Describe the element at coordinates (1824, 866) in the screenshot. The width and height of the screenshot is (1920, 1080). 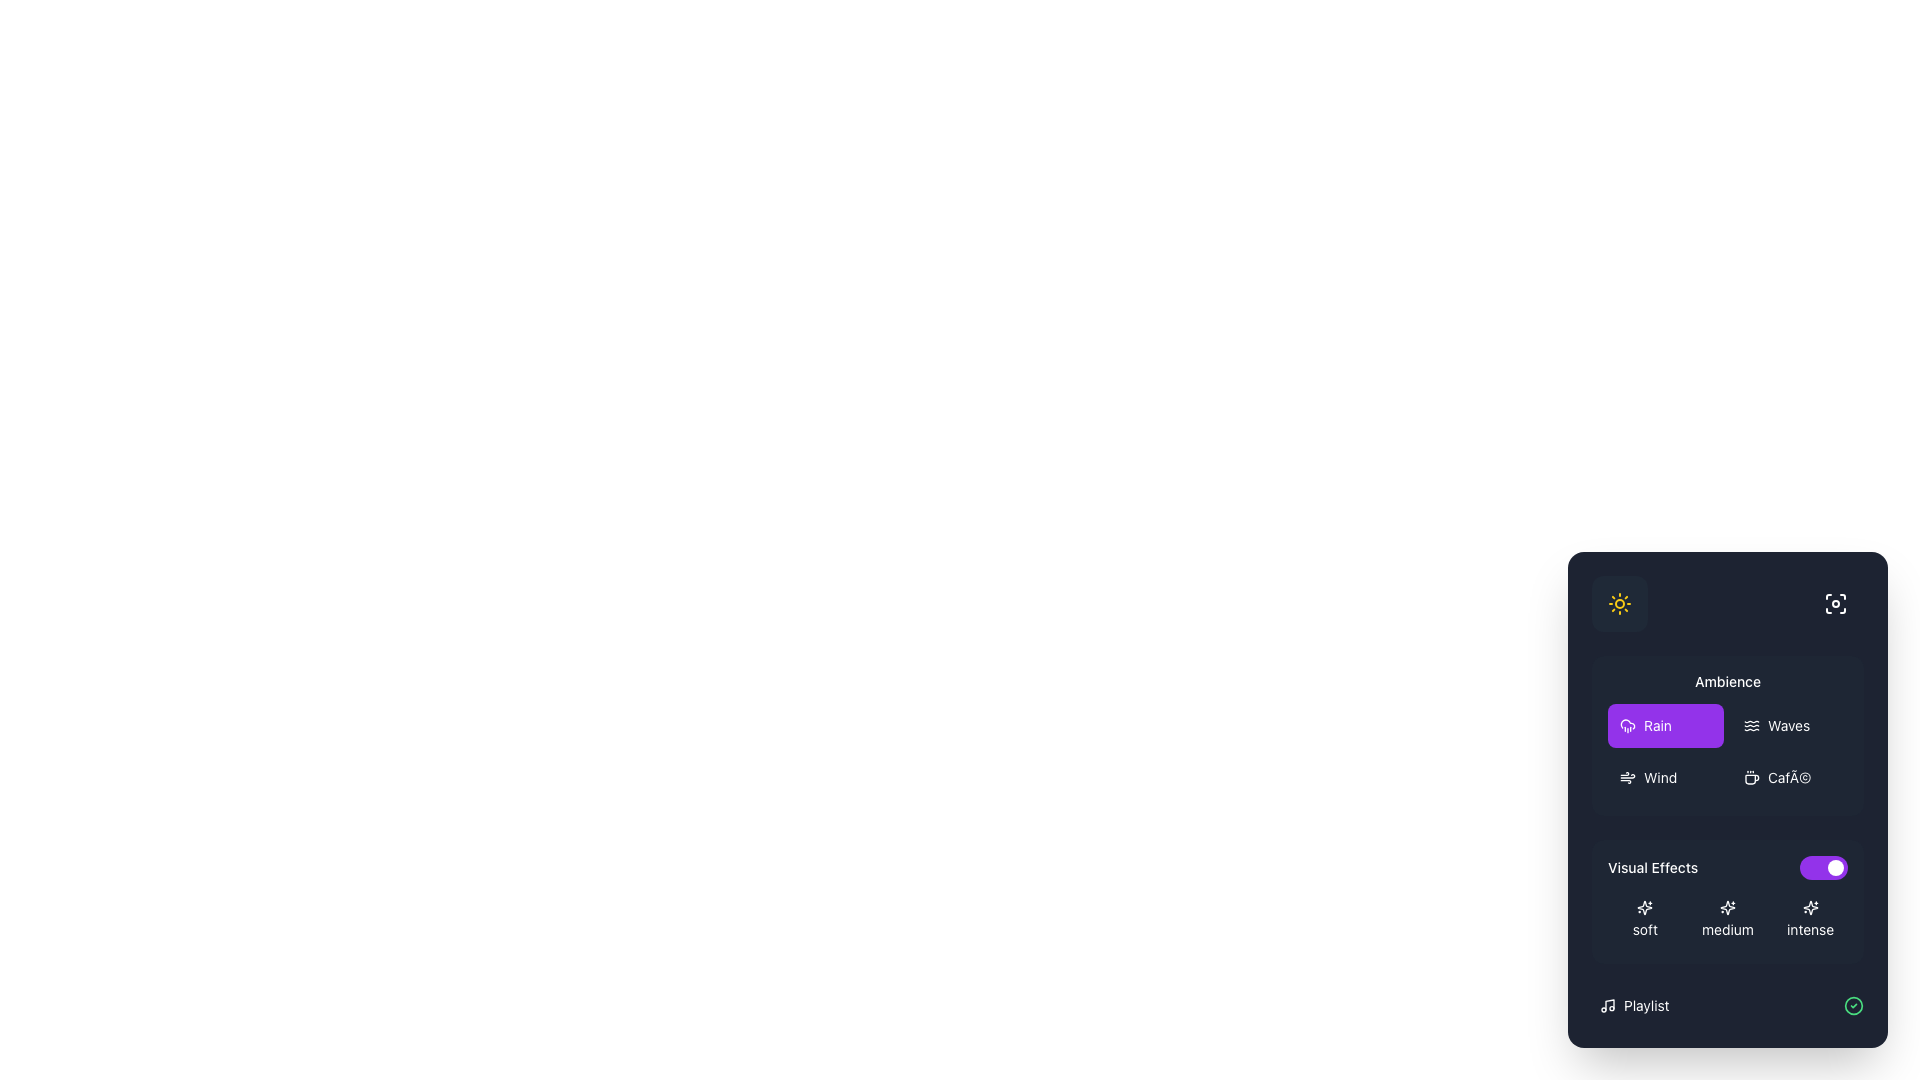
I see `the white circular knob of the toggle switch located on the right-hand side of the 'Visual Effects' section, which has a purple background and is styled with rounded corners` at that location.